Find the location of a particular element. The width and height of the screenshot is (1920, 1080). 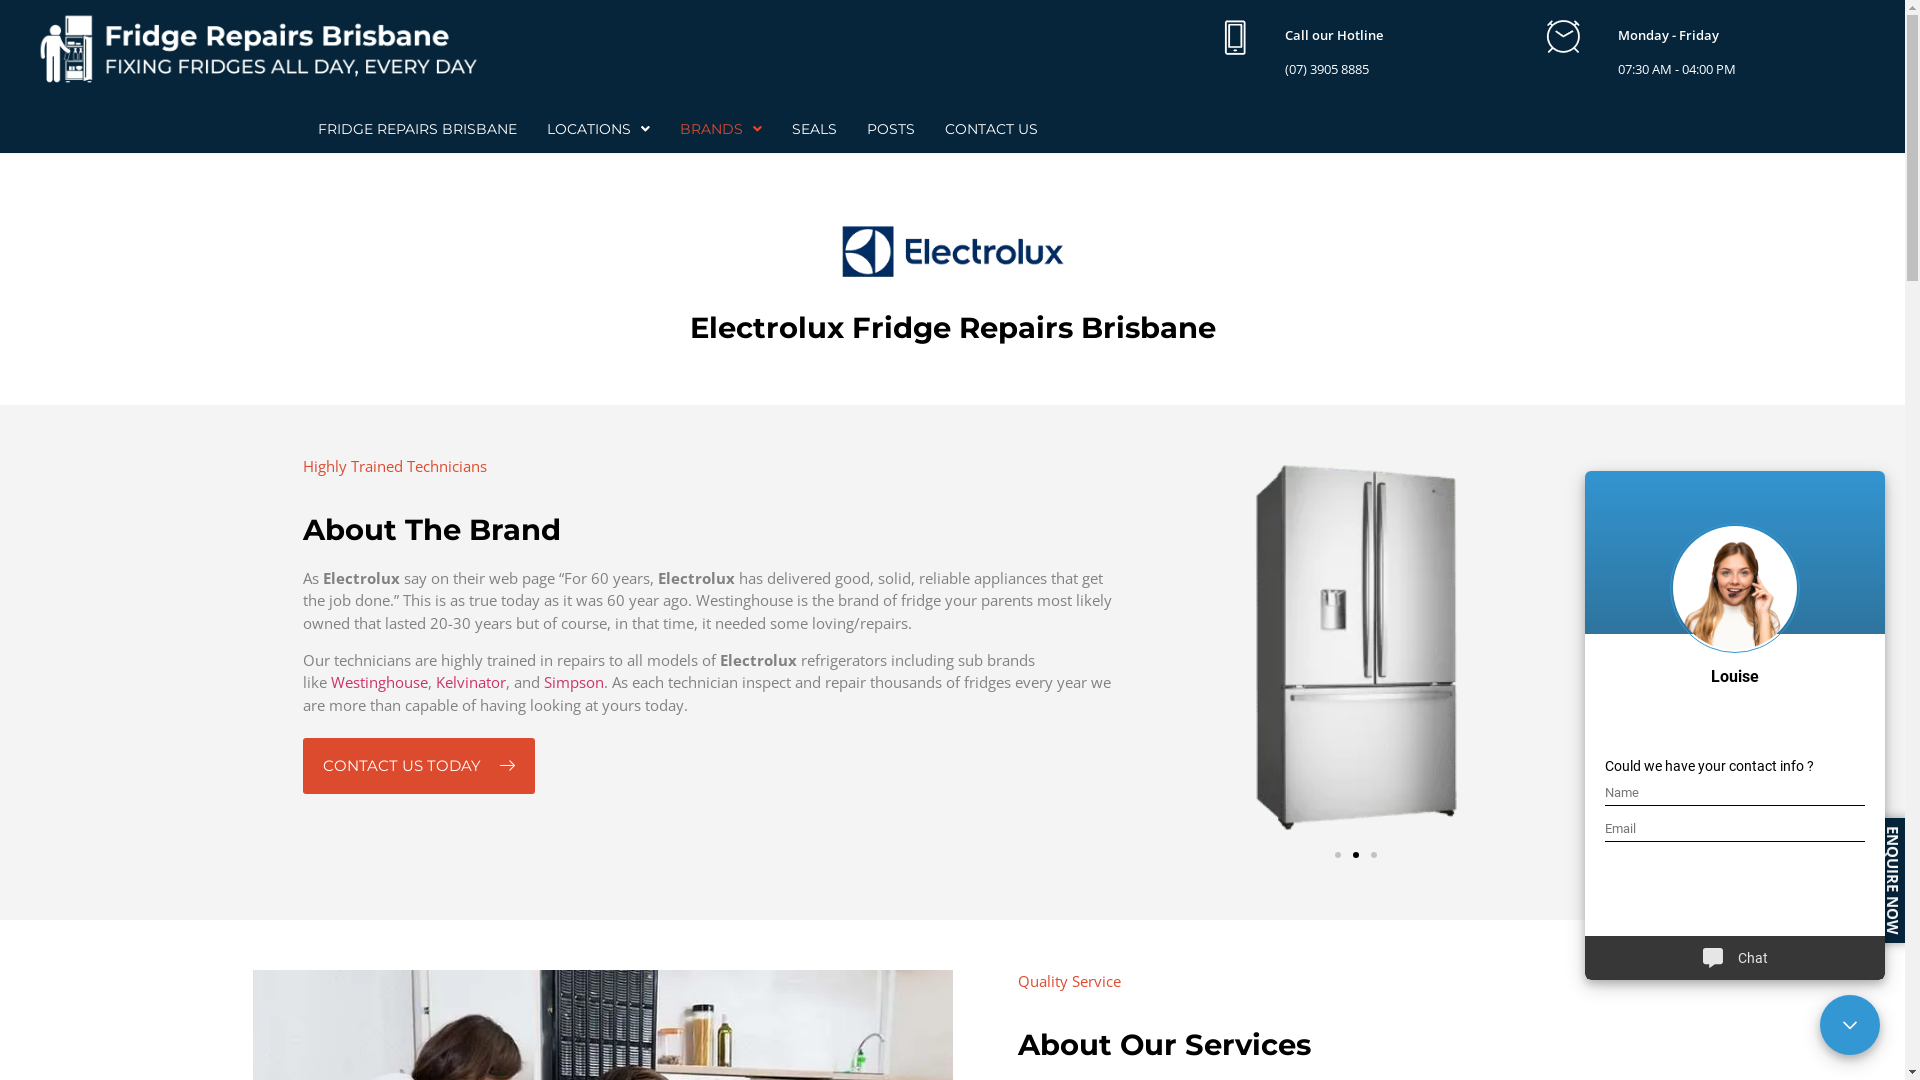

'LOCATIONS' is located at coordinates (597, 128).